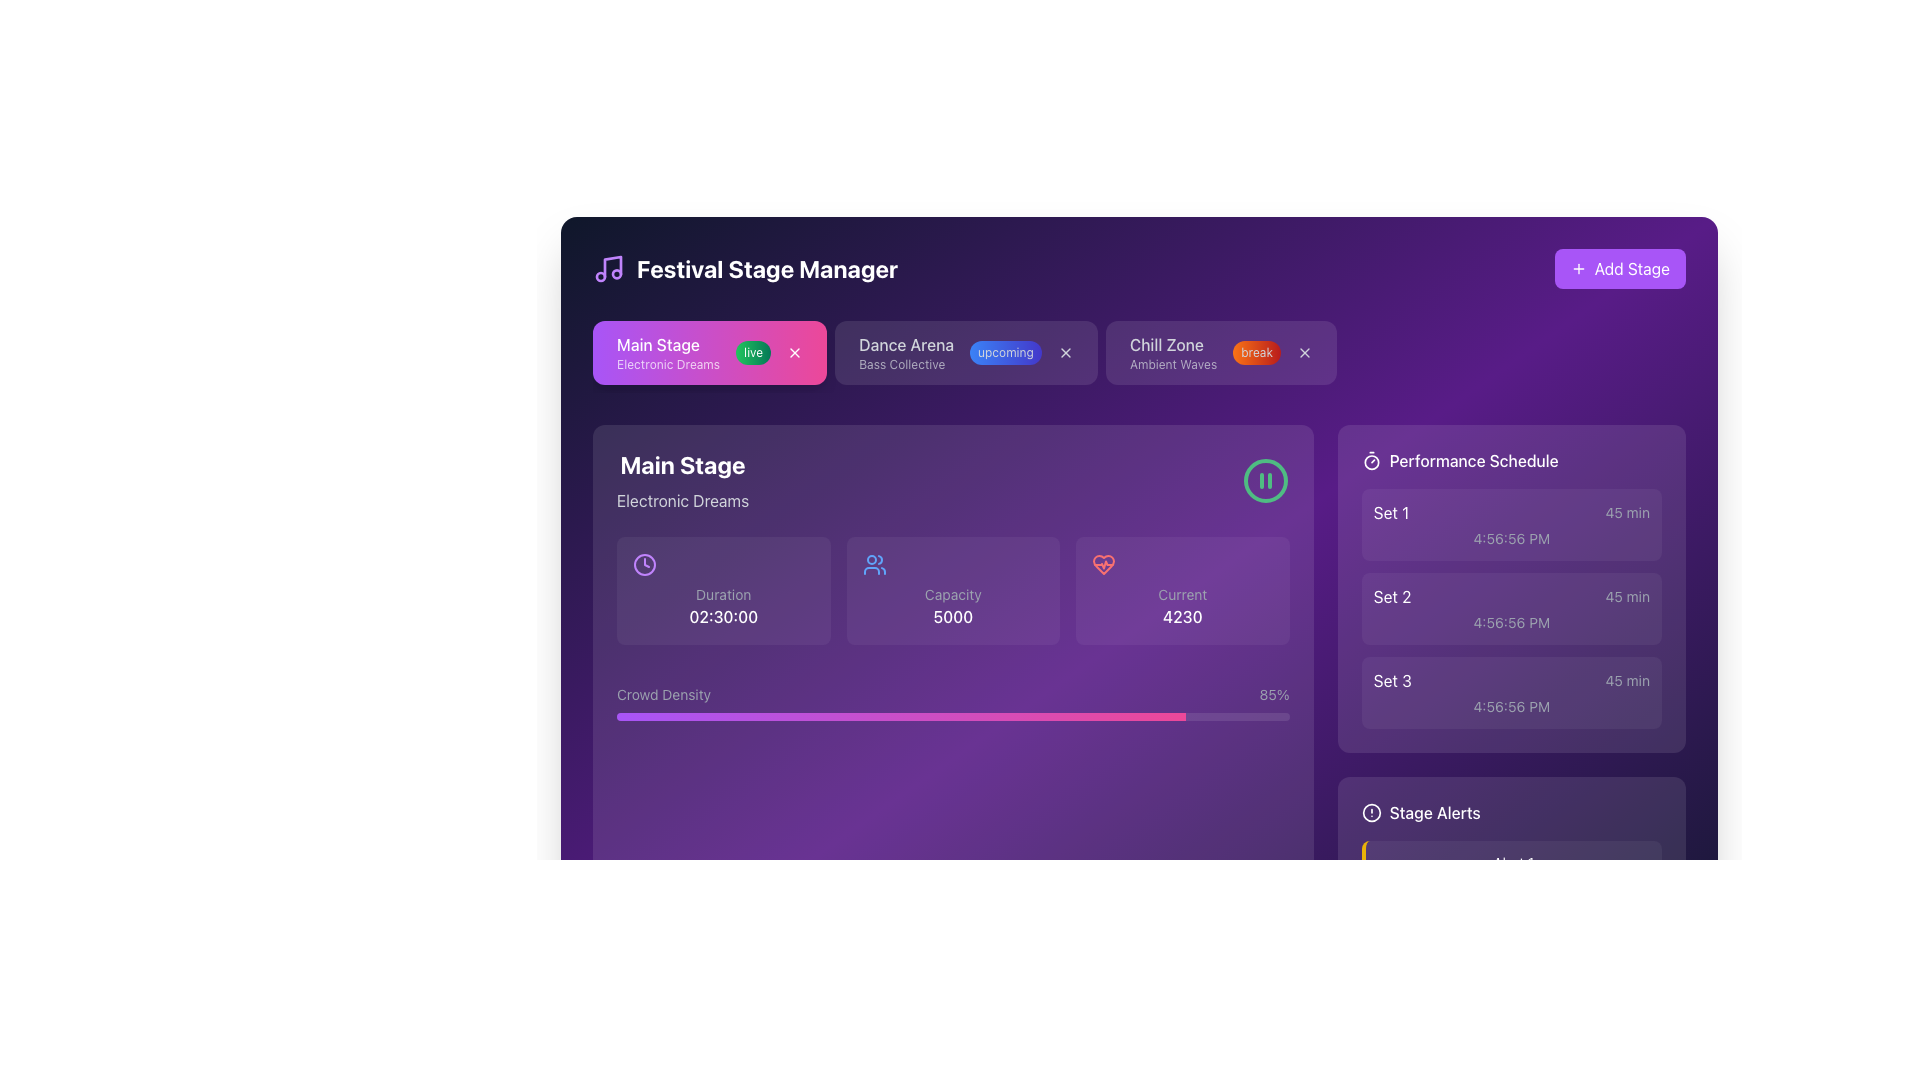 The height and width of the screenshot is (1080, 1920). Describe the element at coordinates (1064, 352) in the screenshot. I see `the Close icon, a simple cross styled for interactive elements, located in the 'Dance Arena' section under 'Bass Collective'` at that location.